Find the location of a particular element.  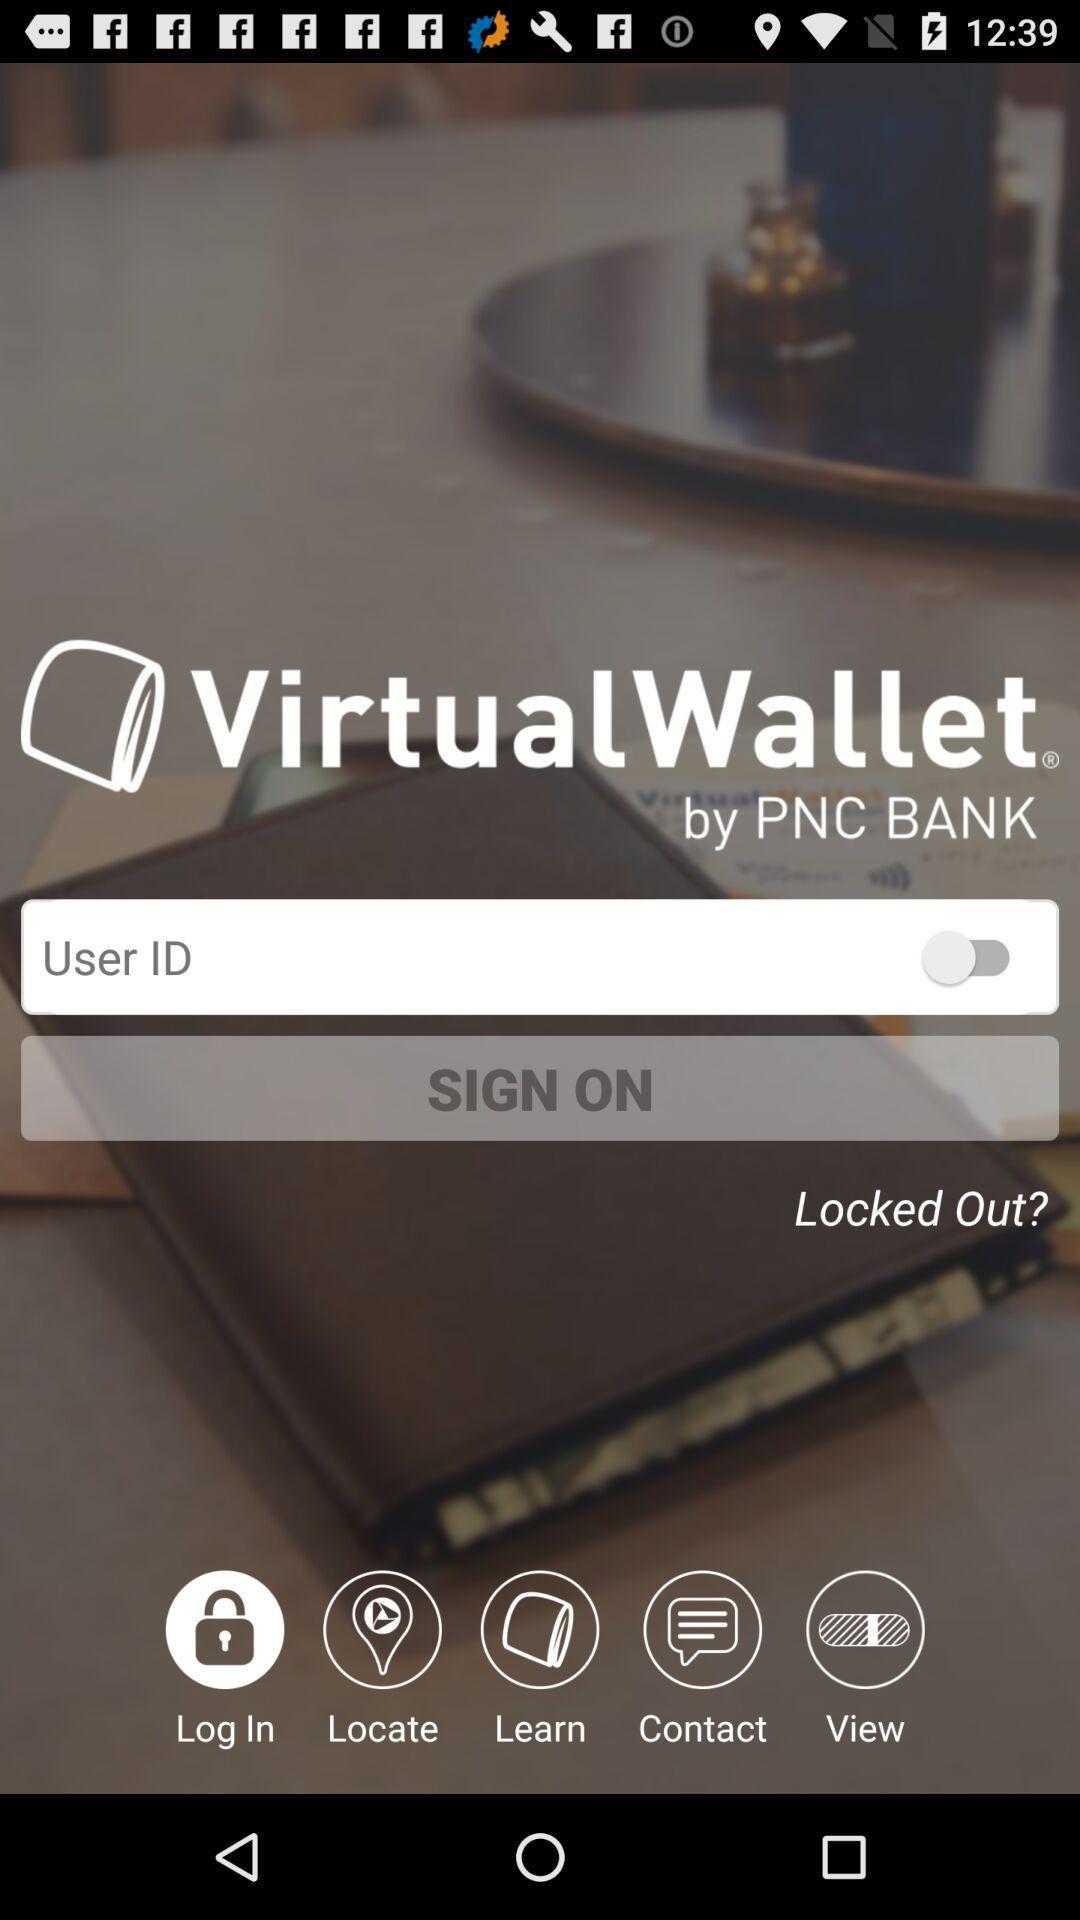

the icon below sign on item is located at coordinates (540, 1681).